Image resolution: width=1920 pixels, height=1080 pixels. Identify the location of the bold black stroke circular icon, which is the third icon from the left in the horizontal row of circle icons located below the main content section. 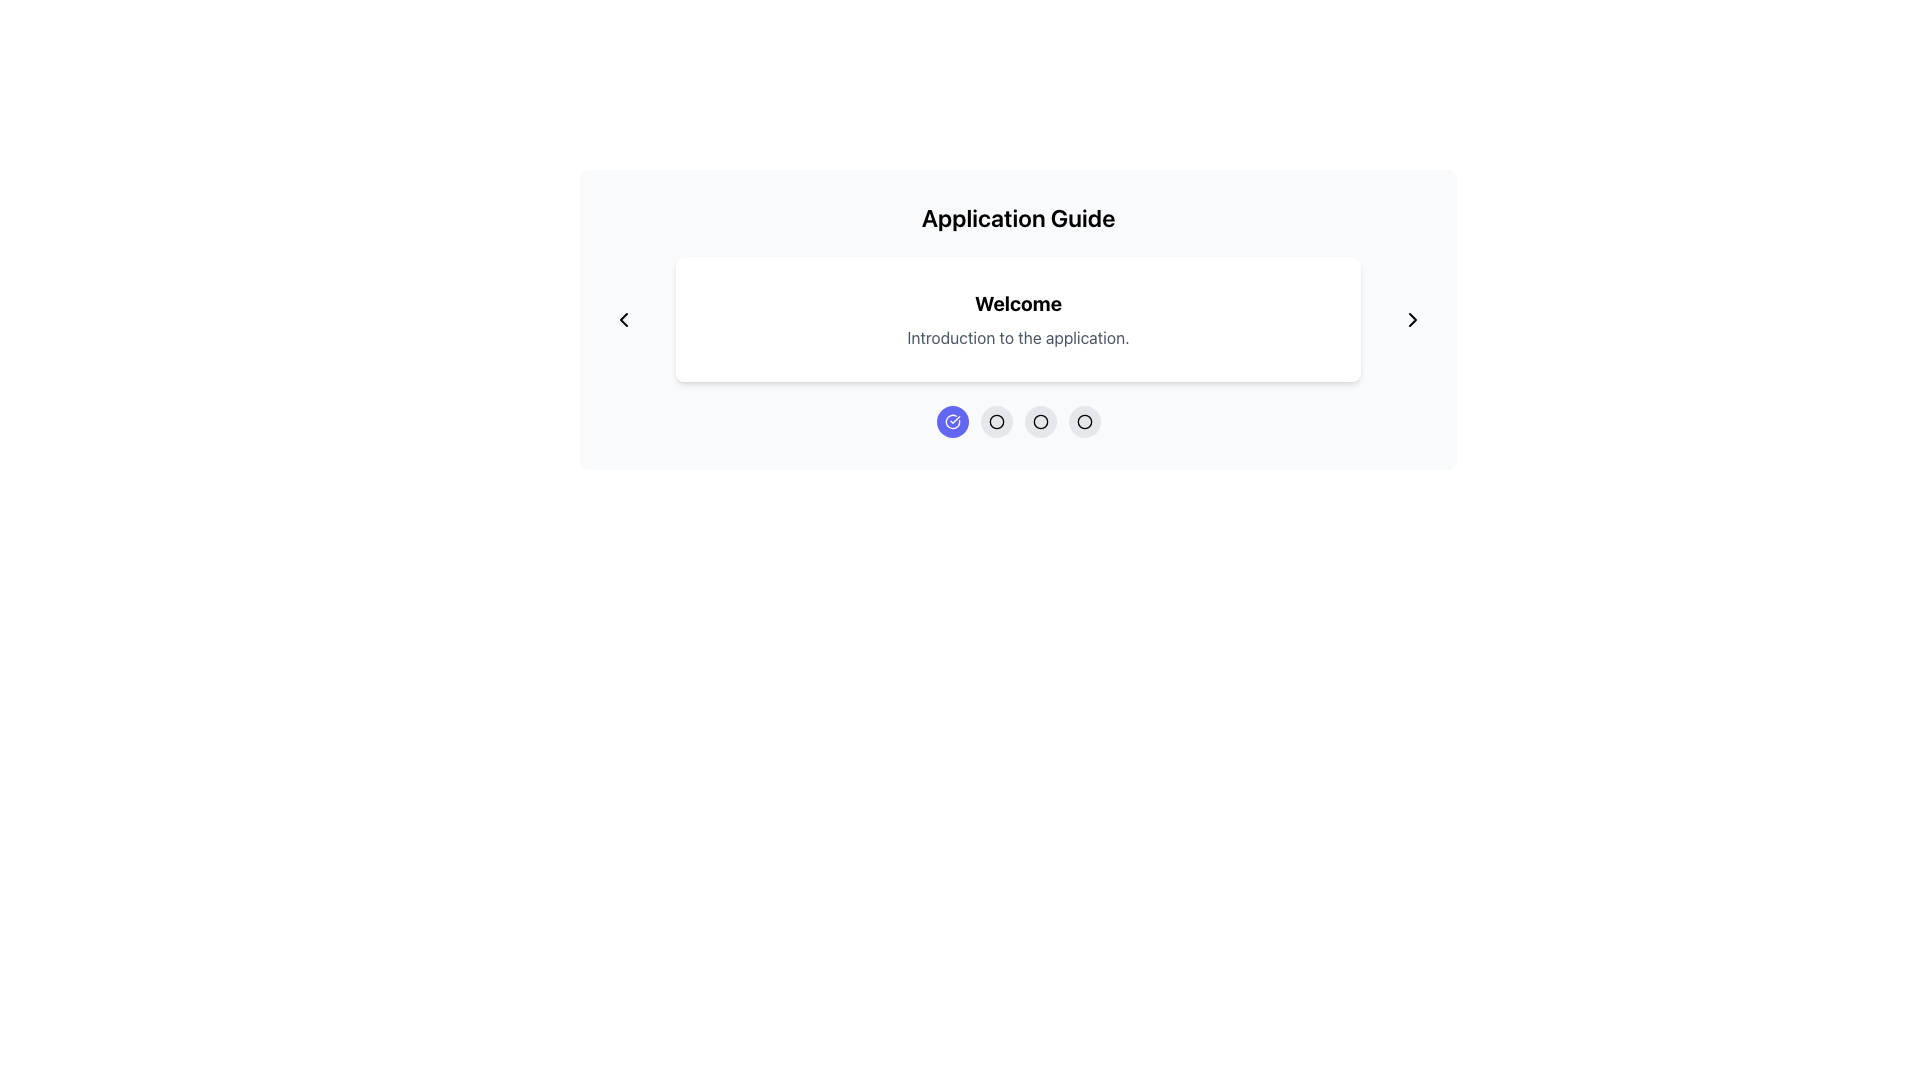
(1040, 420).